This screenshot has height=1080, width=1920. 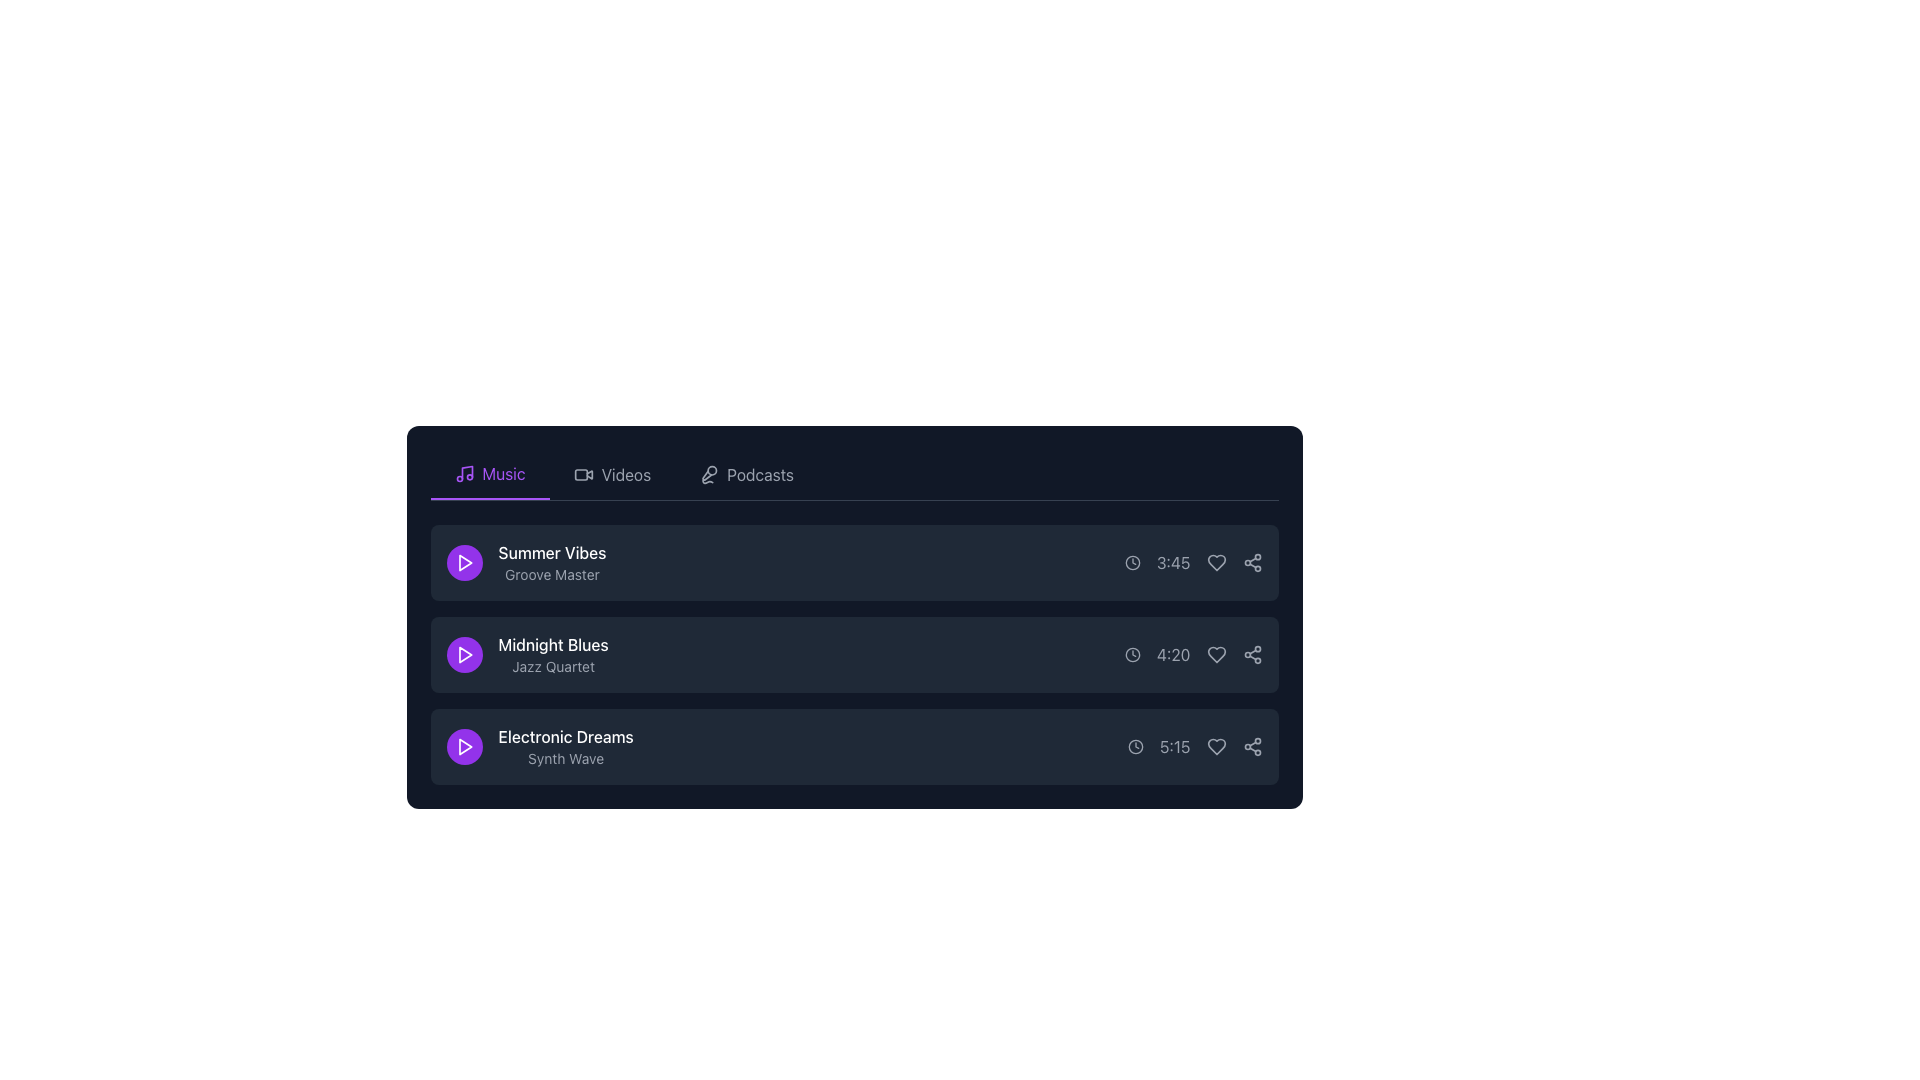 I want to click on the circular purple button with a white triangular play icon to trigger the hover effect, so click(x=463, y=563).